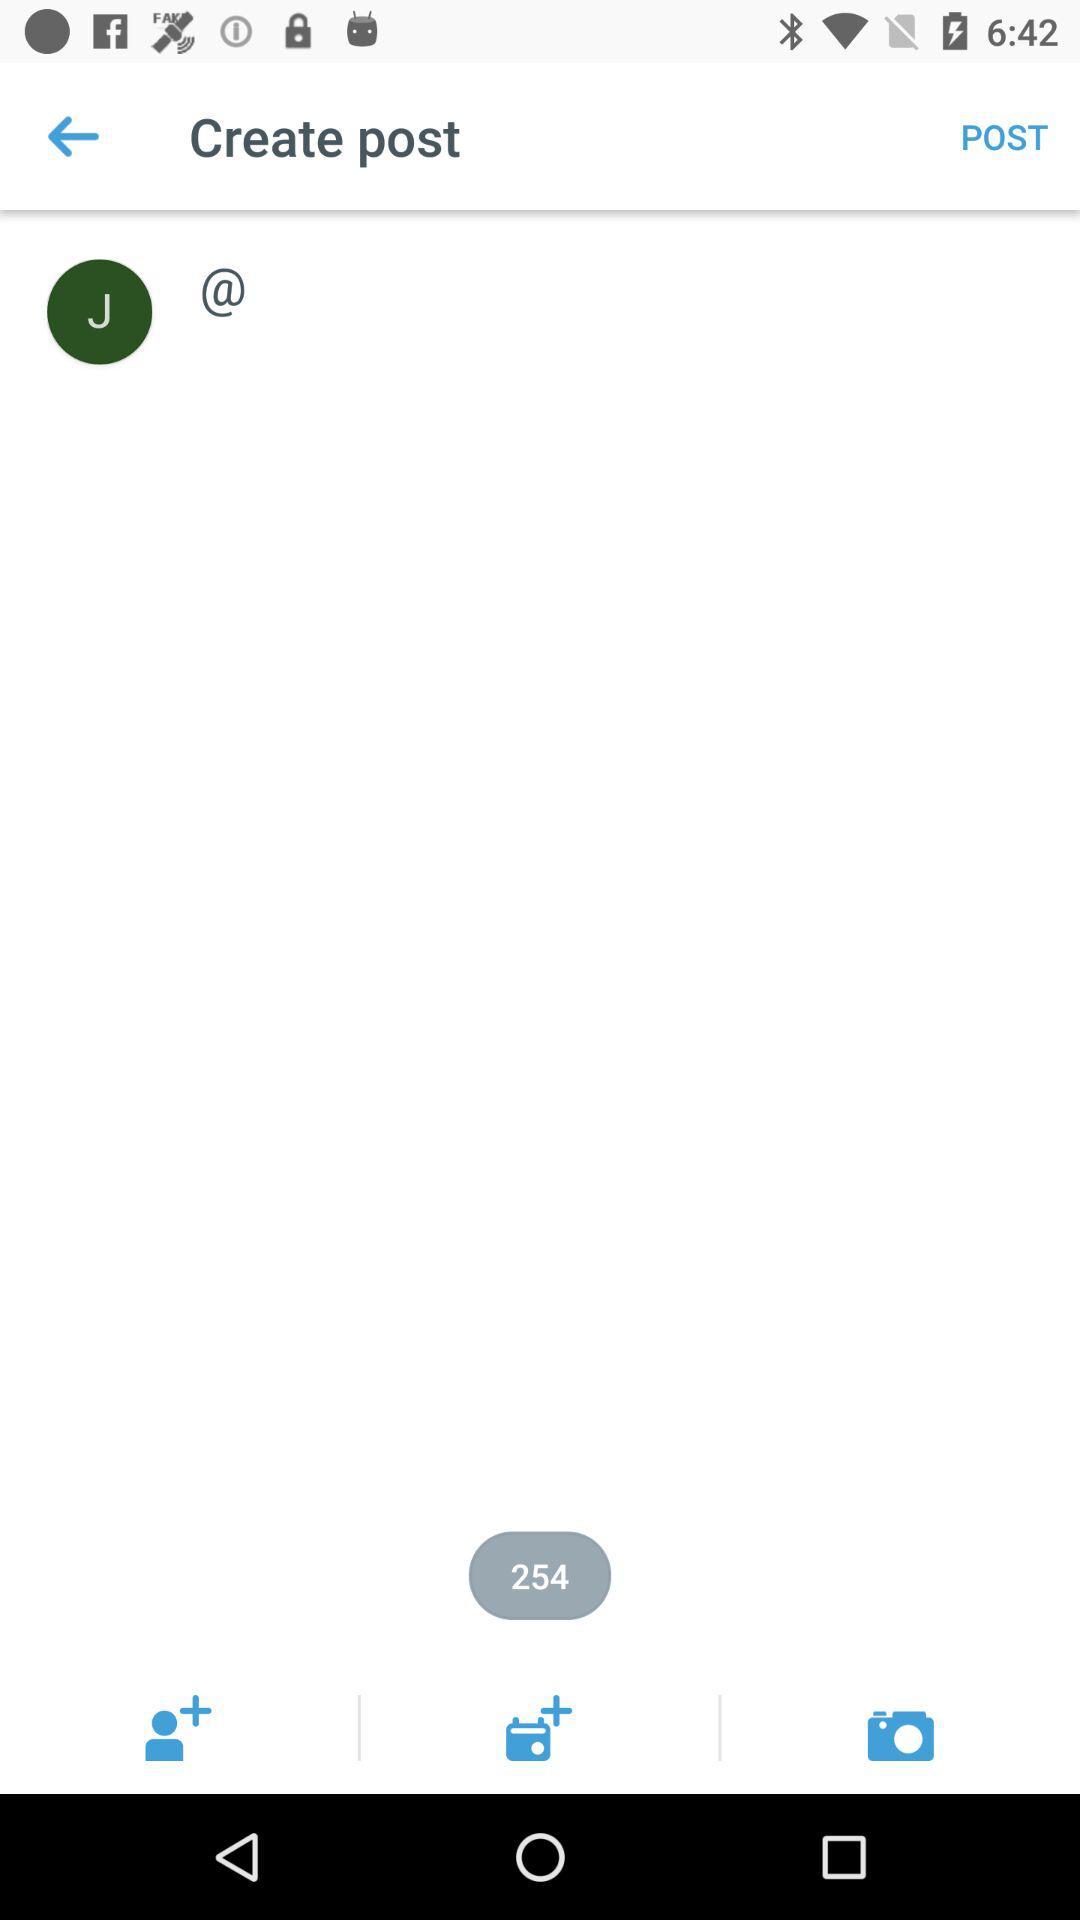  I want to click on @ item, so click(617, 263).